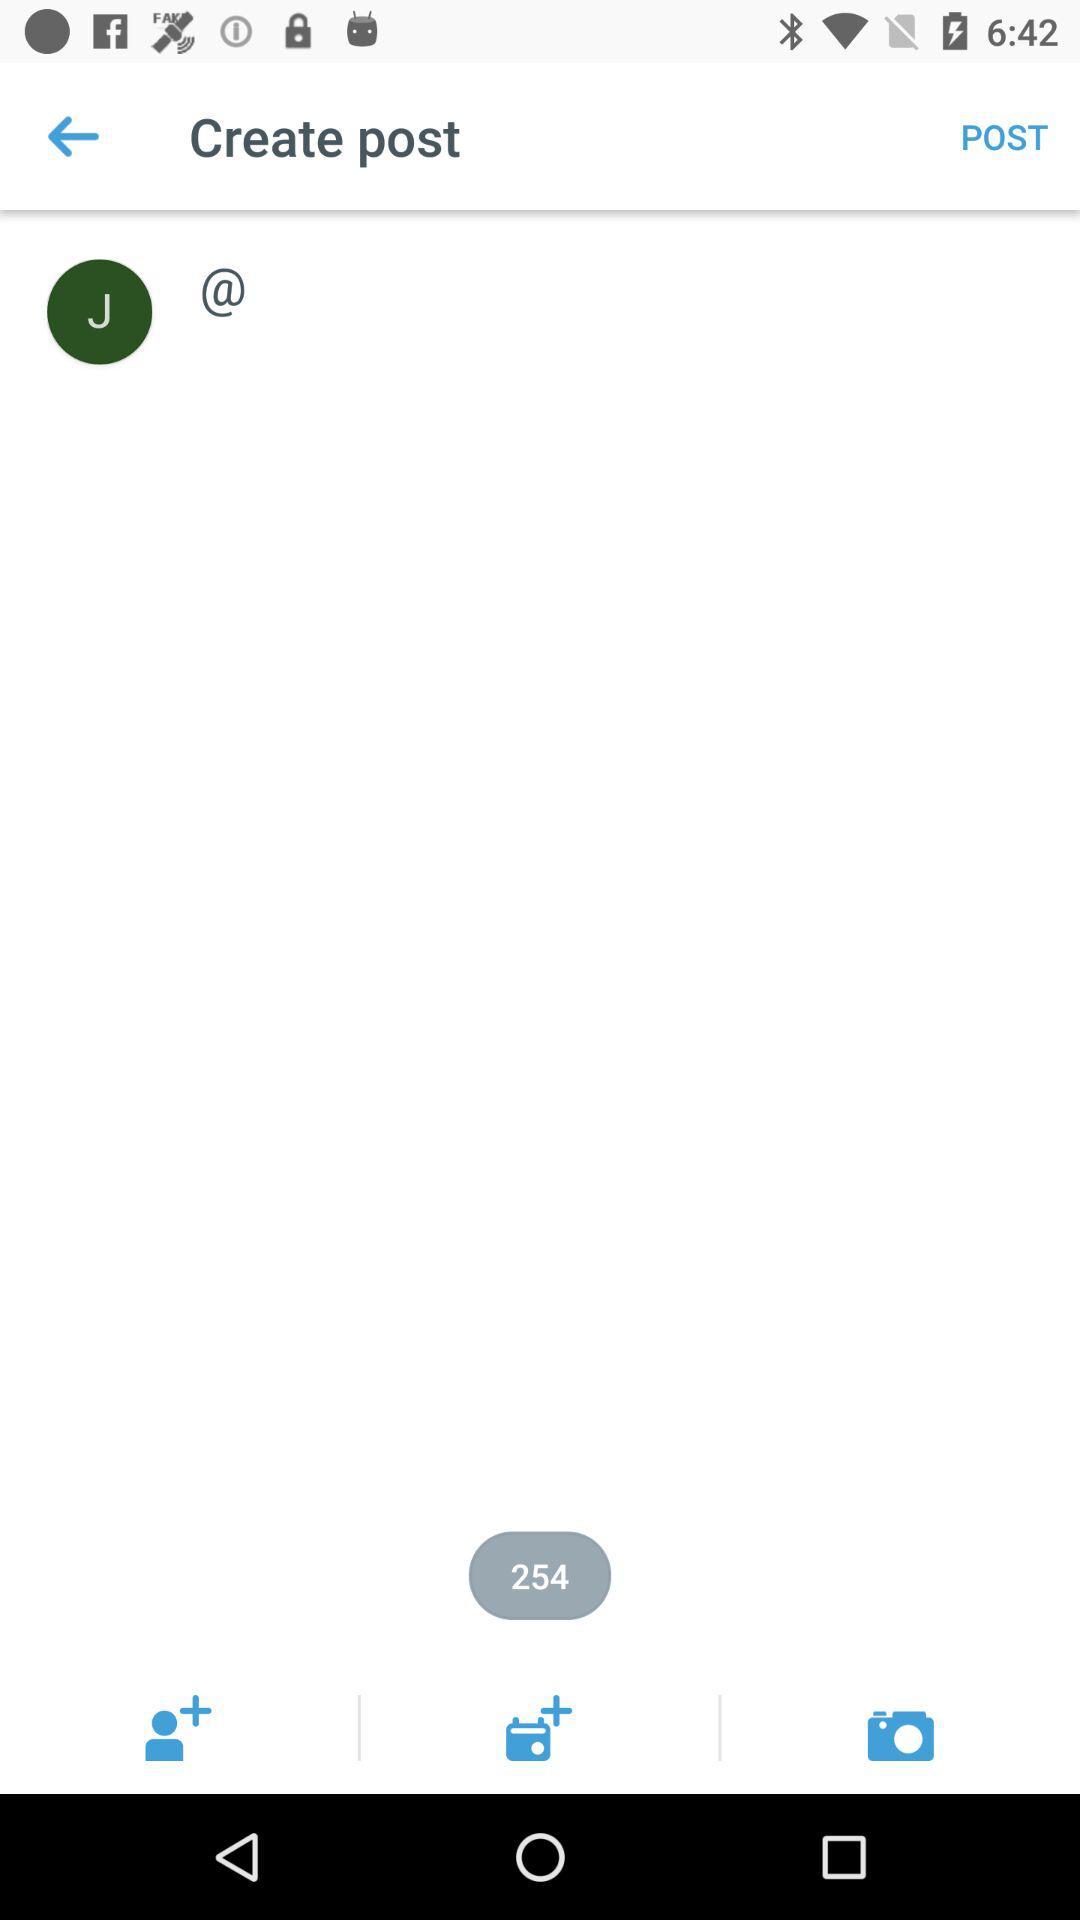  I want to click on @ item, so click(617, 263).